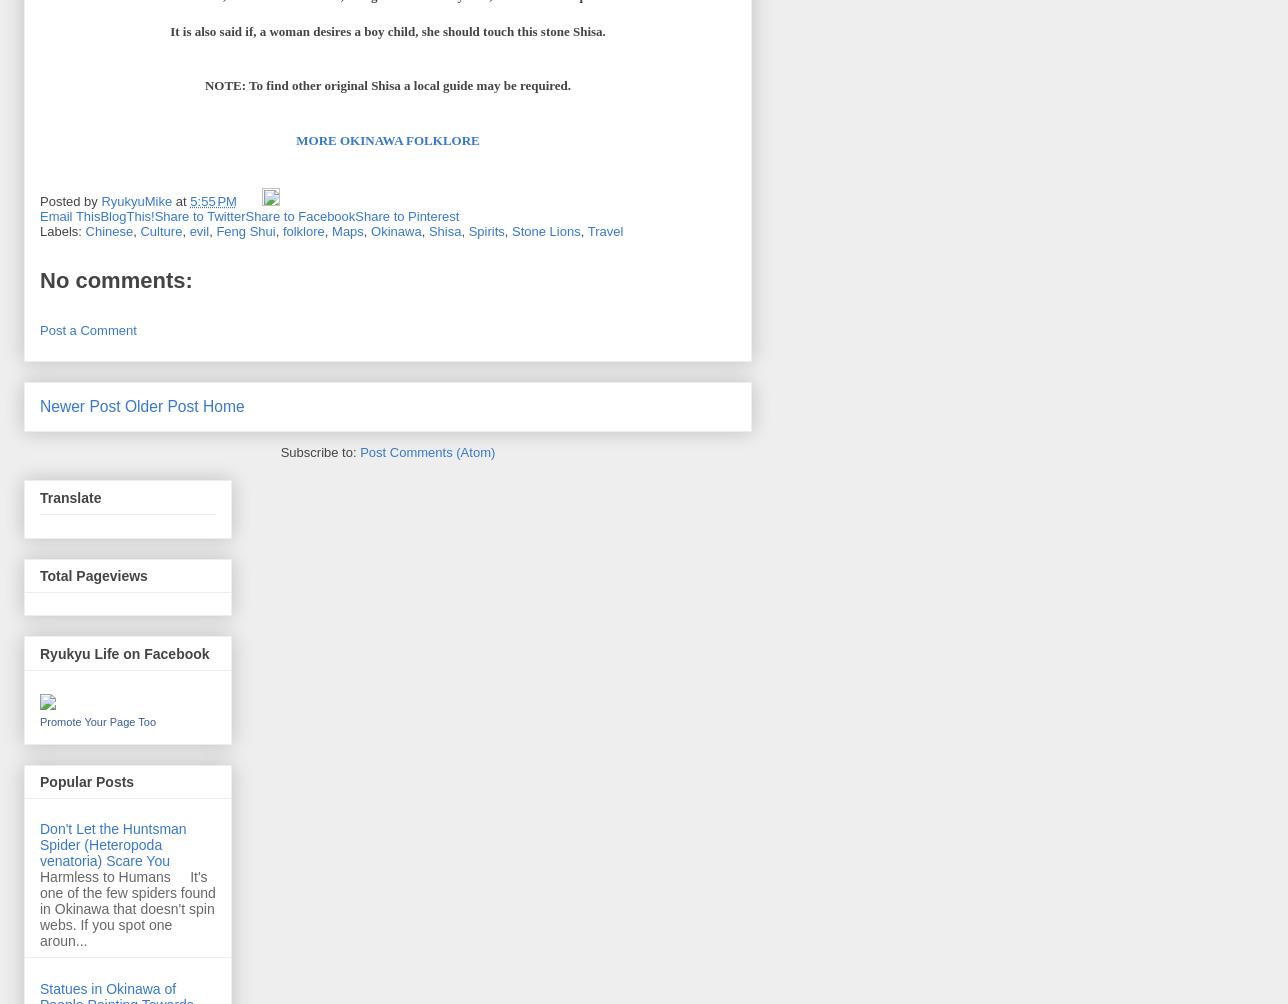 This screenshot has height=1004, width=1288. What do you see at coordinates (407, 214) in the screenshot?
I see `'Share to Pinterest'` at bounding box center [407, 214].